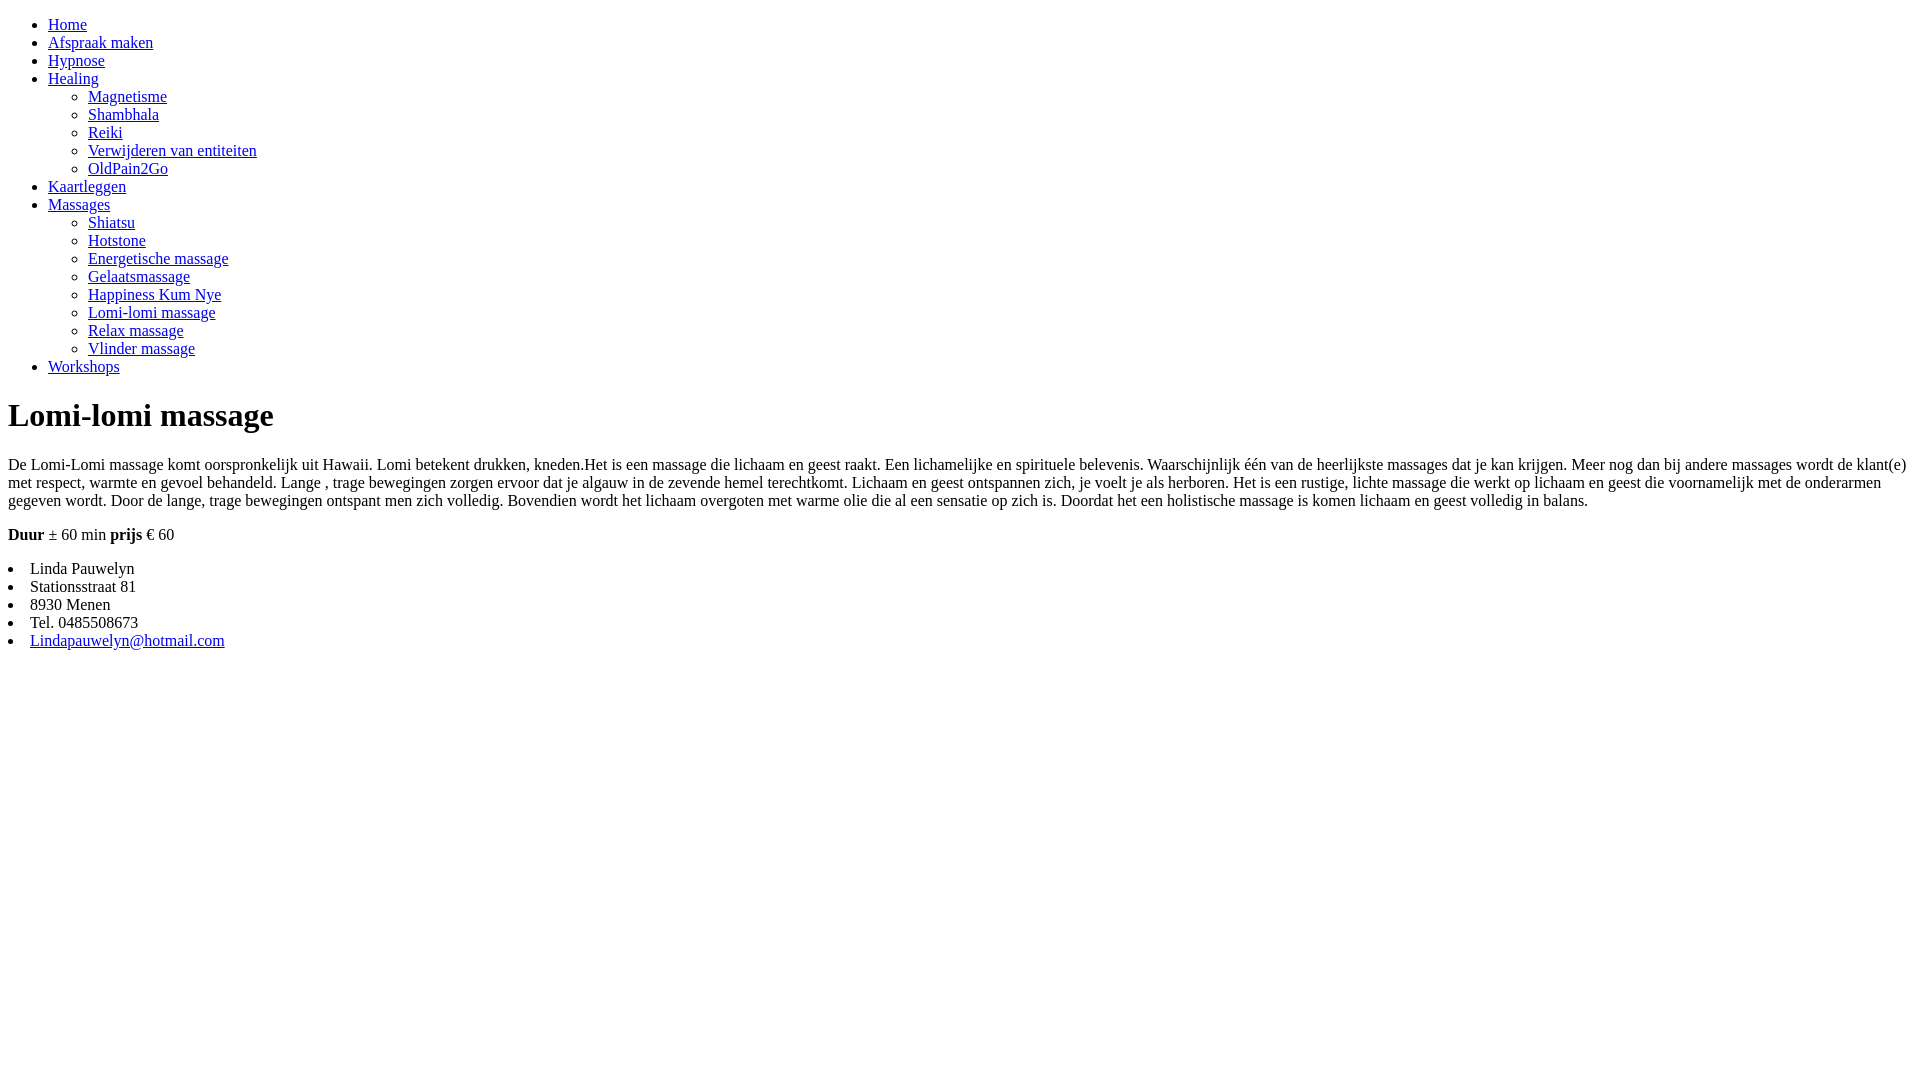 The image size is (1920, 1080). What do you see at coordinates (86, 132) in the screenshot?
I see `'Reiki'` at bounding box center [86, 132].